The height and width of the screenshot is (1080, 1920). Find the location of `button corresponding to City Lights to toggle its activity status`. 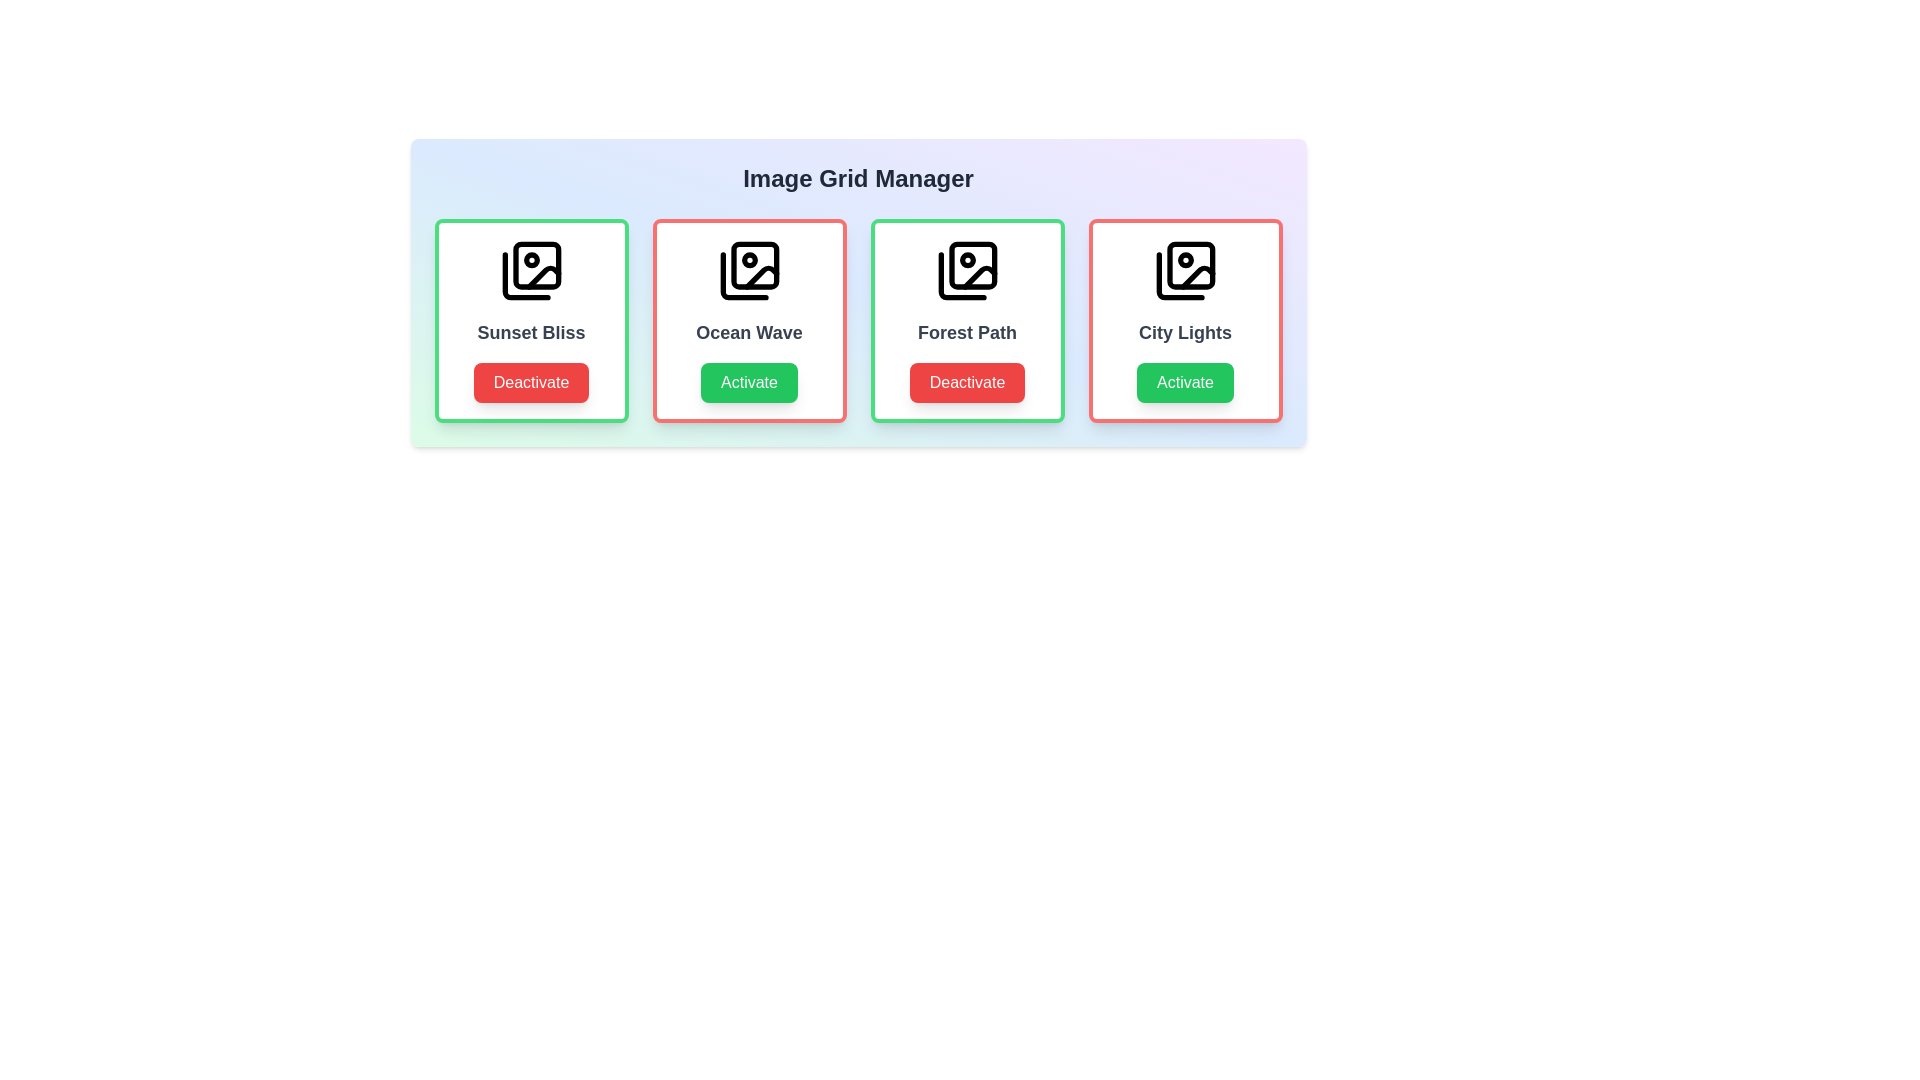

button corresponding to City Lights to toggle its activity status is located at coordinates (1185, 382).